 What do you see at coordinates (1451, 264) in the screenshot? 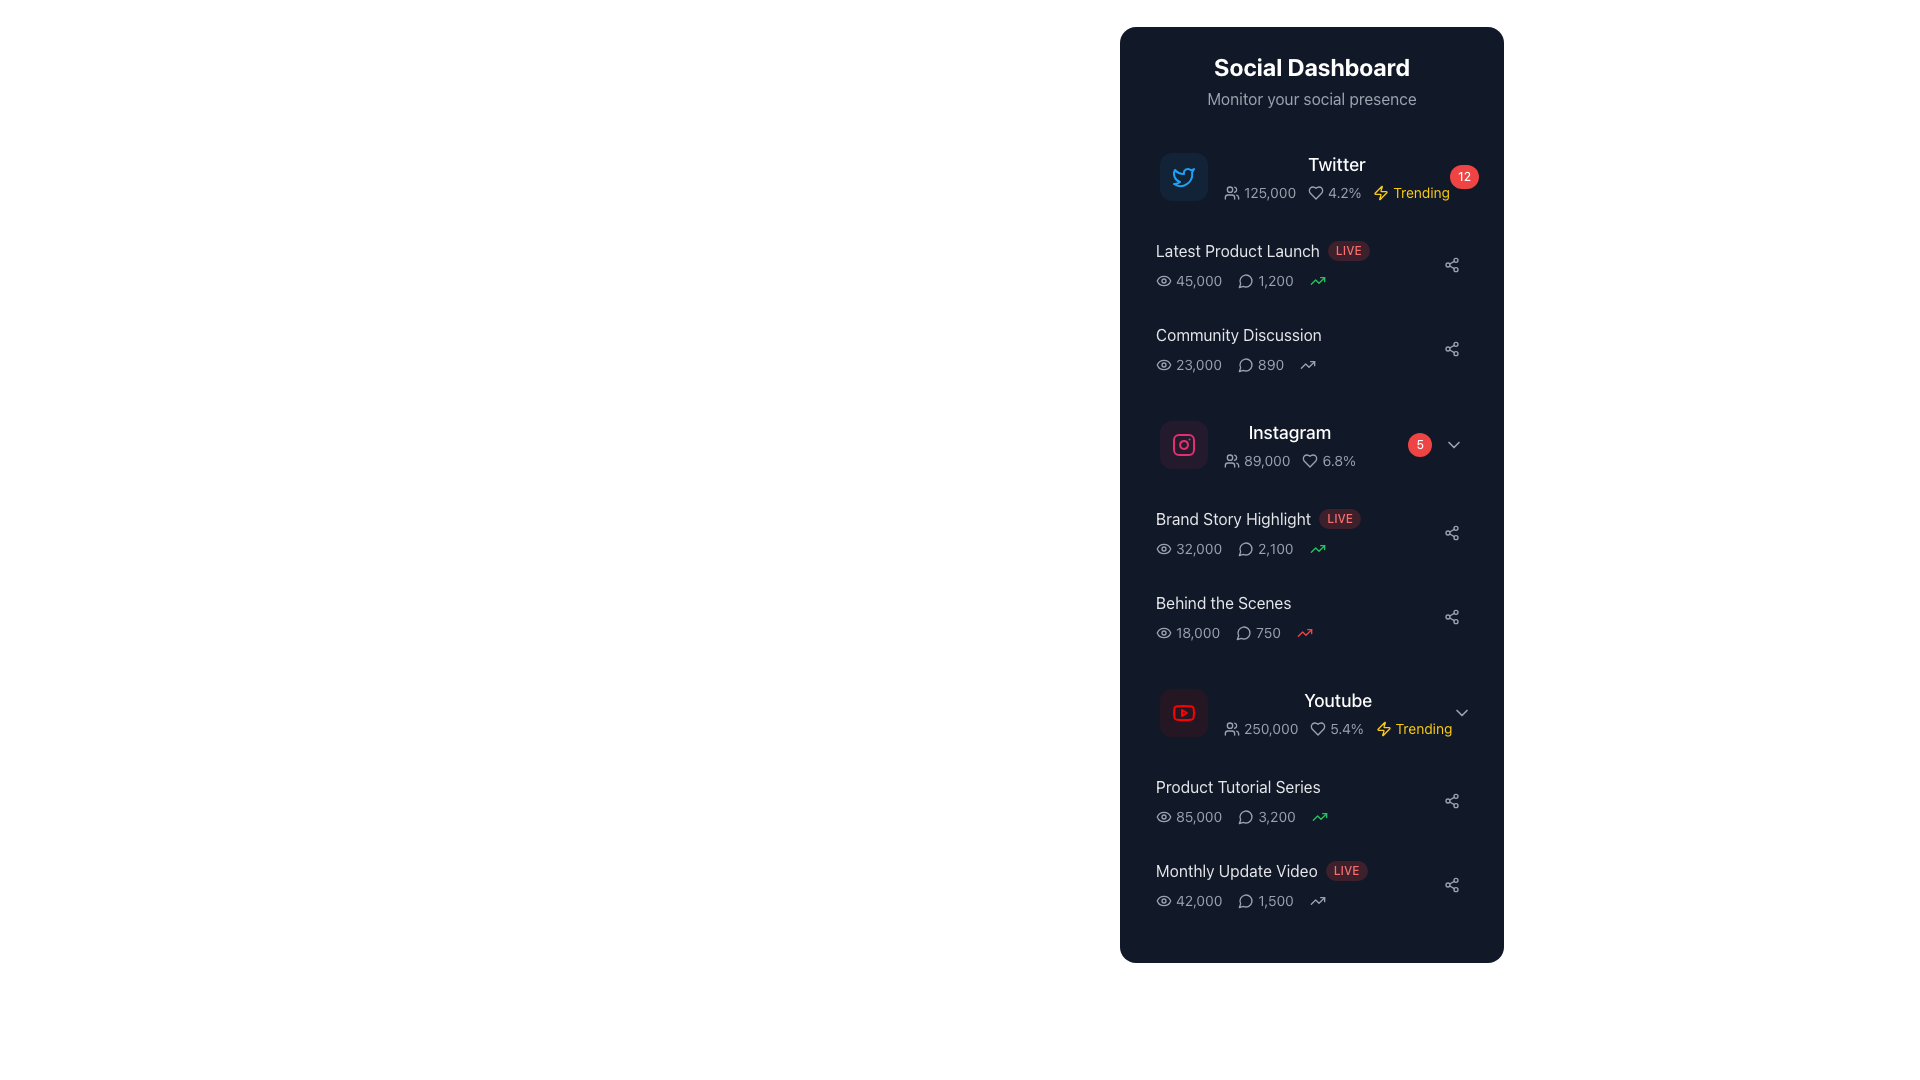
I see `the share icon button located to the right of the 'LIVE' label in the row for the 'Latest Product Launch'` at bounding box center [1451, 264].